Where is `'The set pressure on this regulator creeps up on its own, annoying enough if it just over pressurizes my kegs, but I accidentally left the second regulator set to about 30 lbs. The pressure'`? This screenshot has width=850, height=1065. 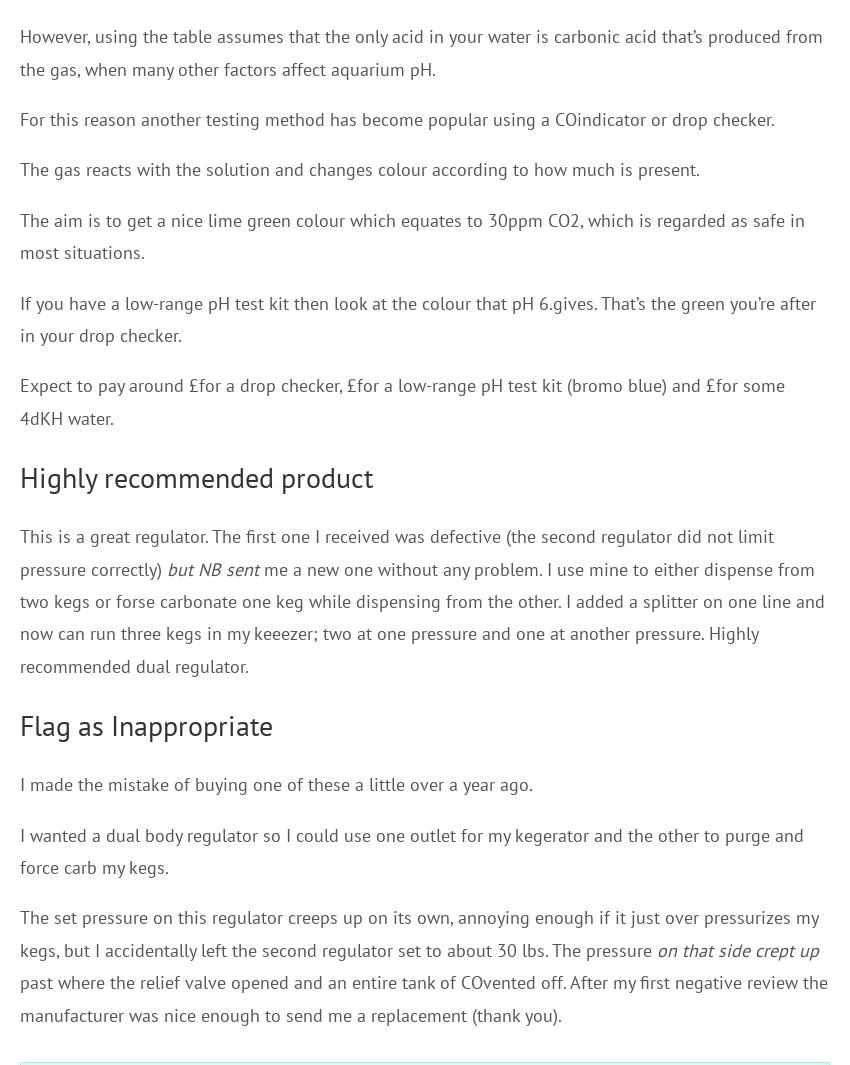
'The set pressure on this regulator creeps up on its own, annoying enough if it just over pressurizes my kegs, but I accidentally left the second regulator set to about 30 lbs. The pressure' is located at coordinates (418, 933).